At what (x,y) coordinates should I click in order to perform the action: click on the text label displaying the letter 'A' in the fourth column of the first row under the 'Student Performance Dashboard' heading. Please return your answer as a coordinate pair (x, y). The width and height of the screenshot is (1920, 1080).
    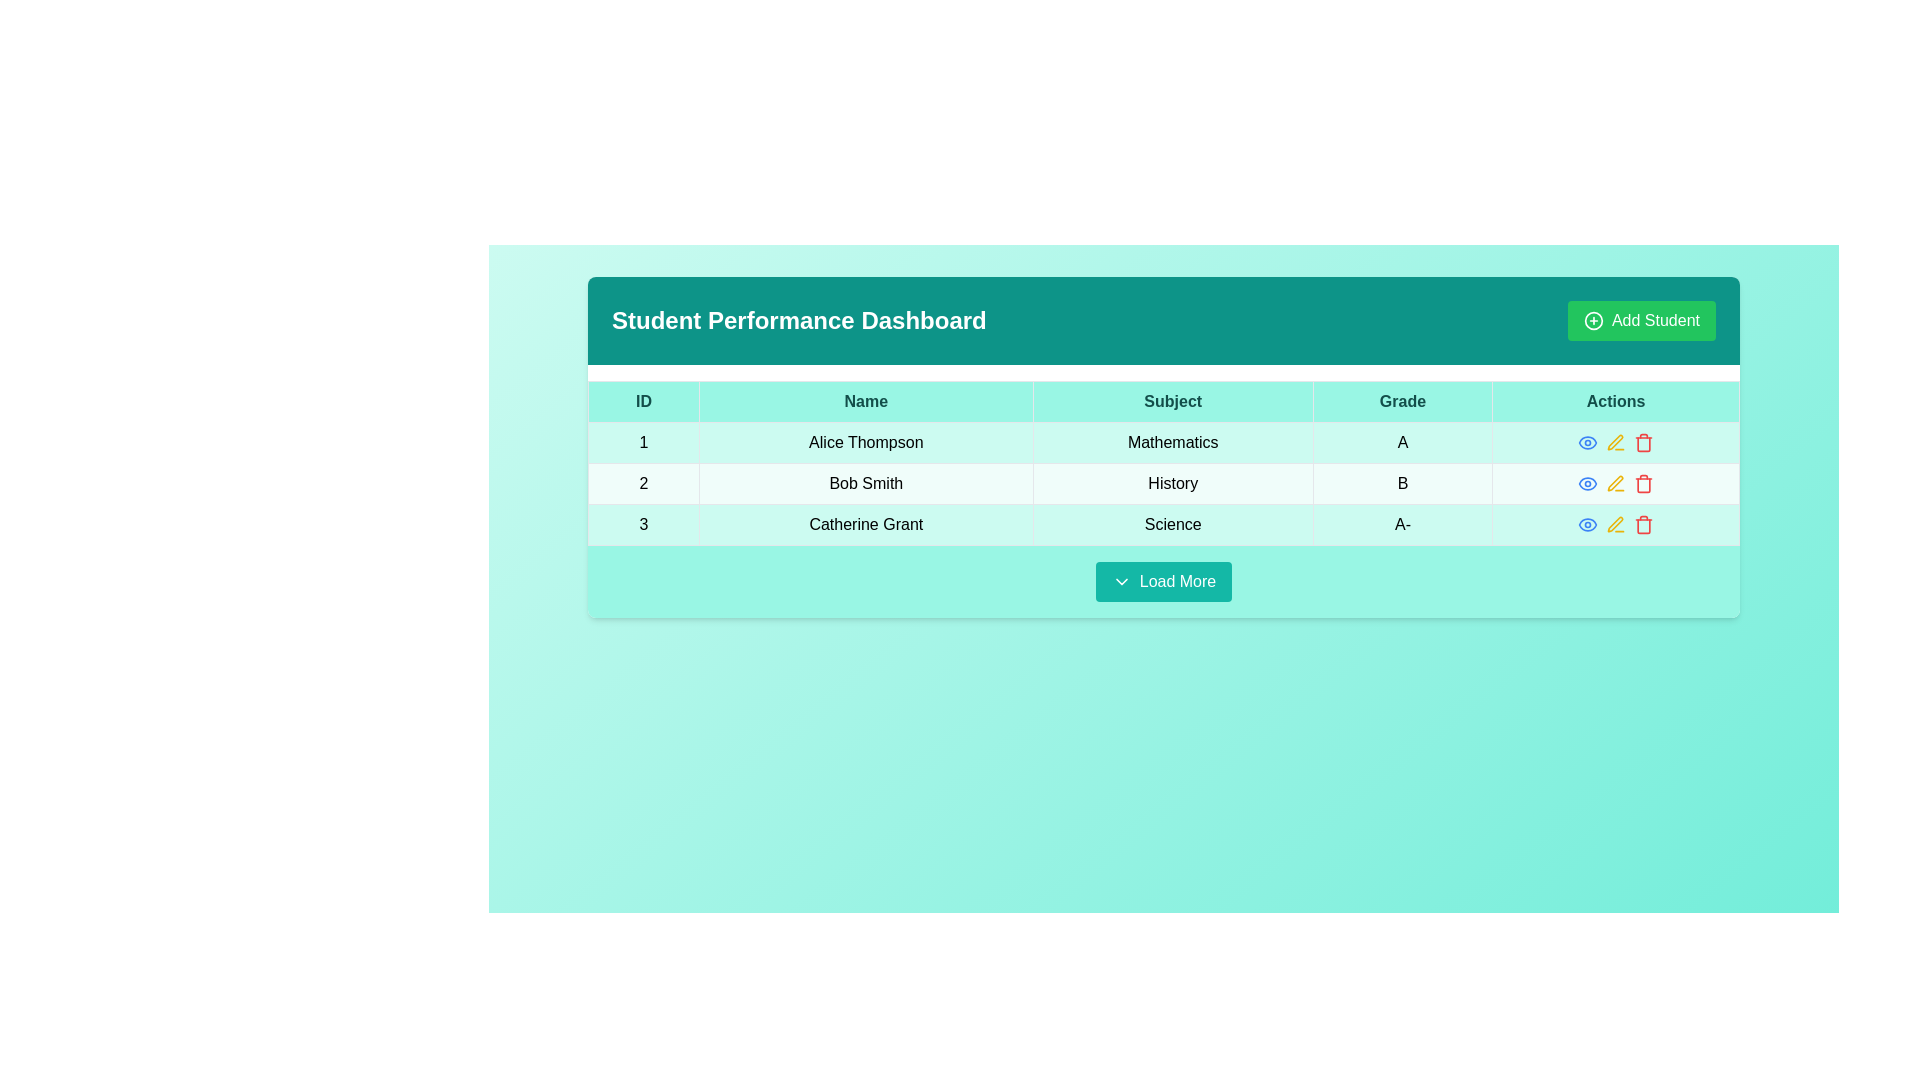
    Looking at the image, I should click on (1401, 442).